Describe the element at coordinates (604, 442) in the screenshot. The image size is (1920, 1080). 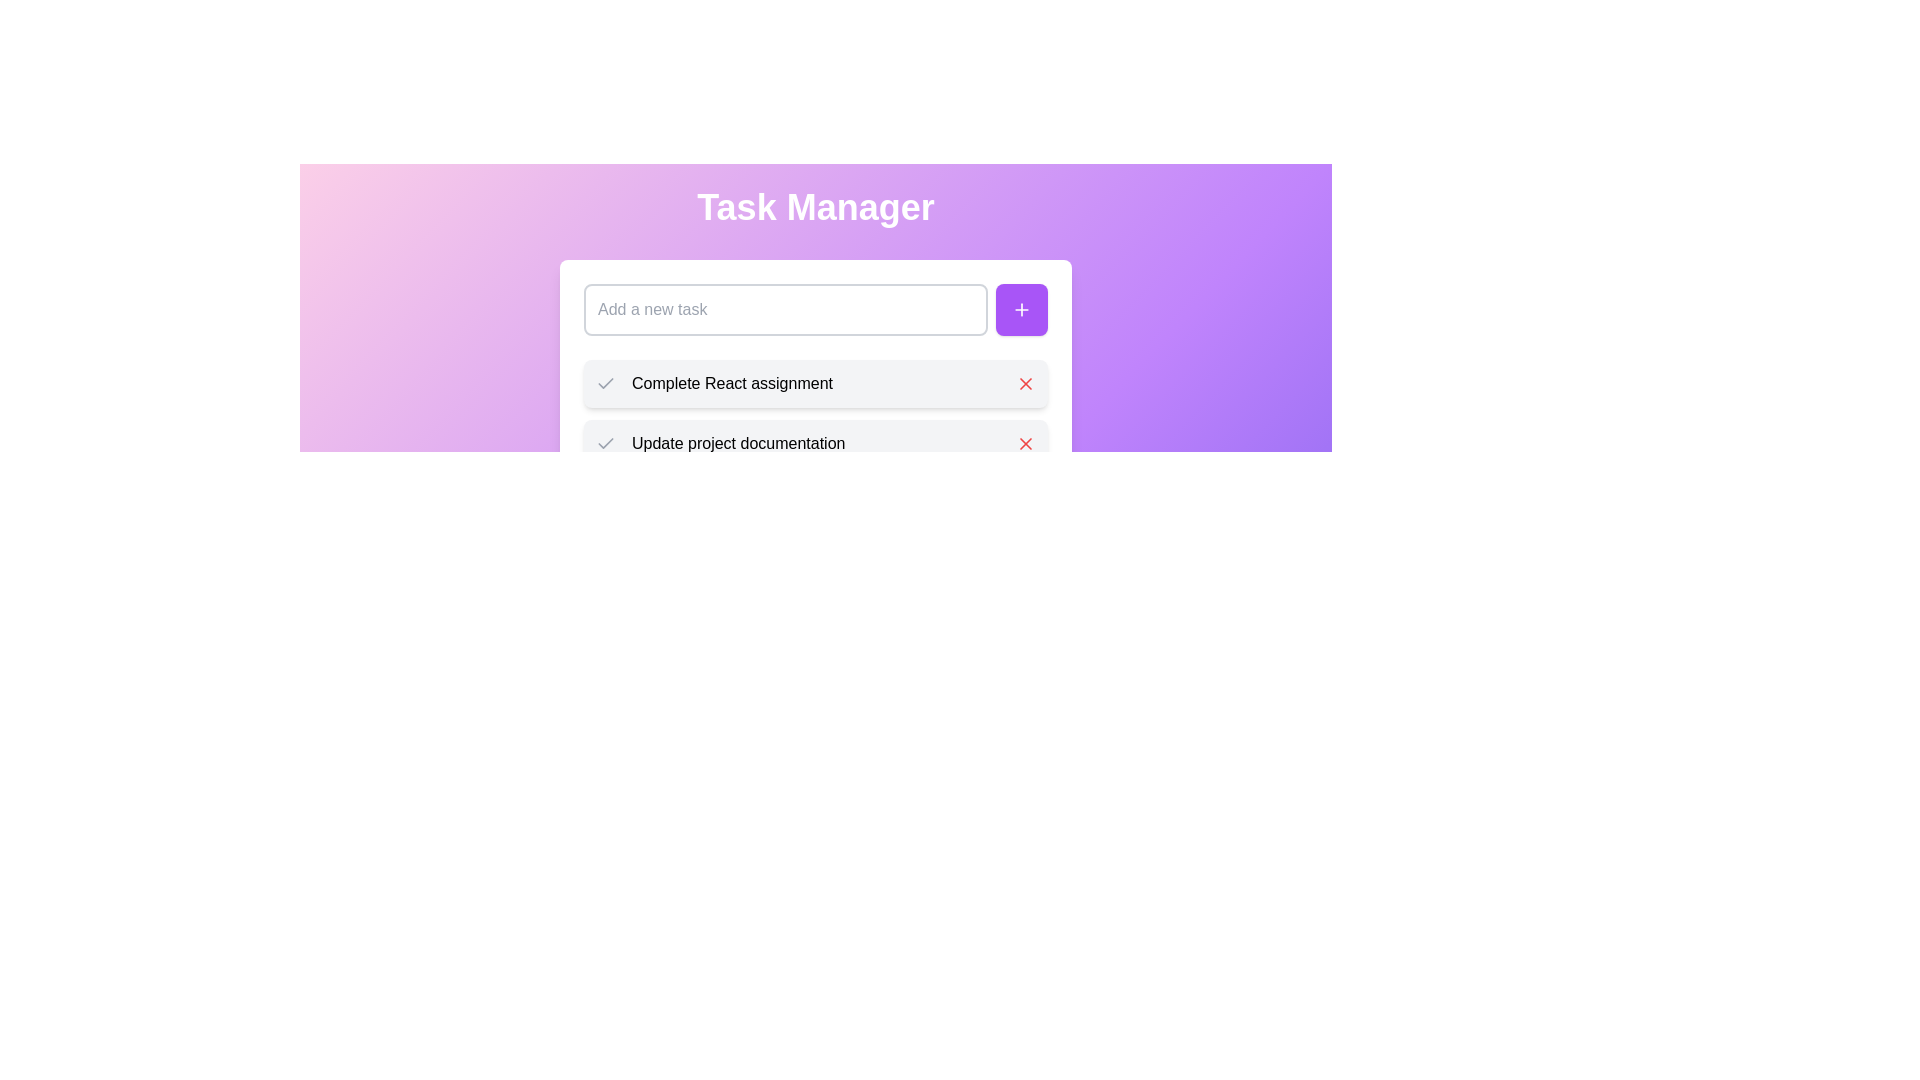
I see `the small, circular interactive checkbox with a checkmark icon that is positioned on the left side of the task description 'Update project documentation.'` at that location.